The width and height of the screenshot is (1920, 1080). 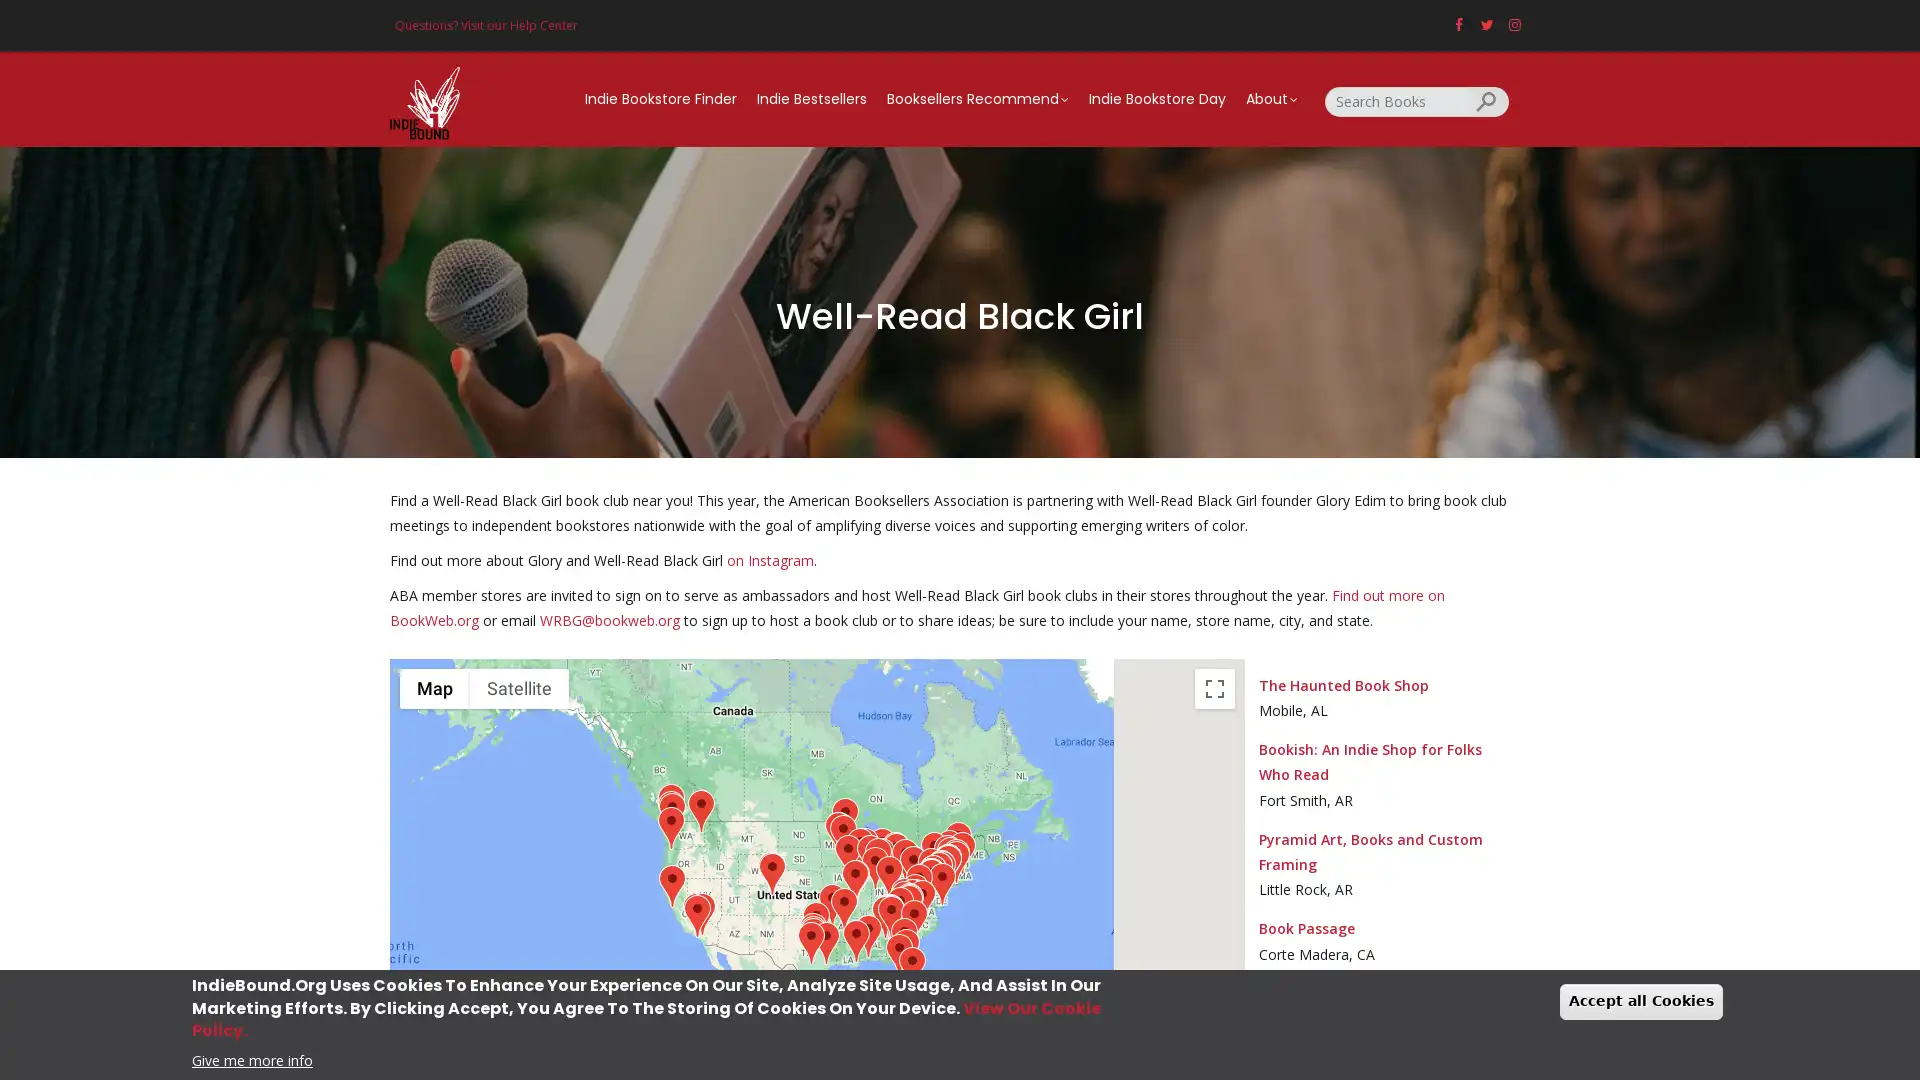 I want to click on Onyx Bookstore Cafe, so click(x=889, y=916).